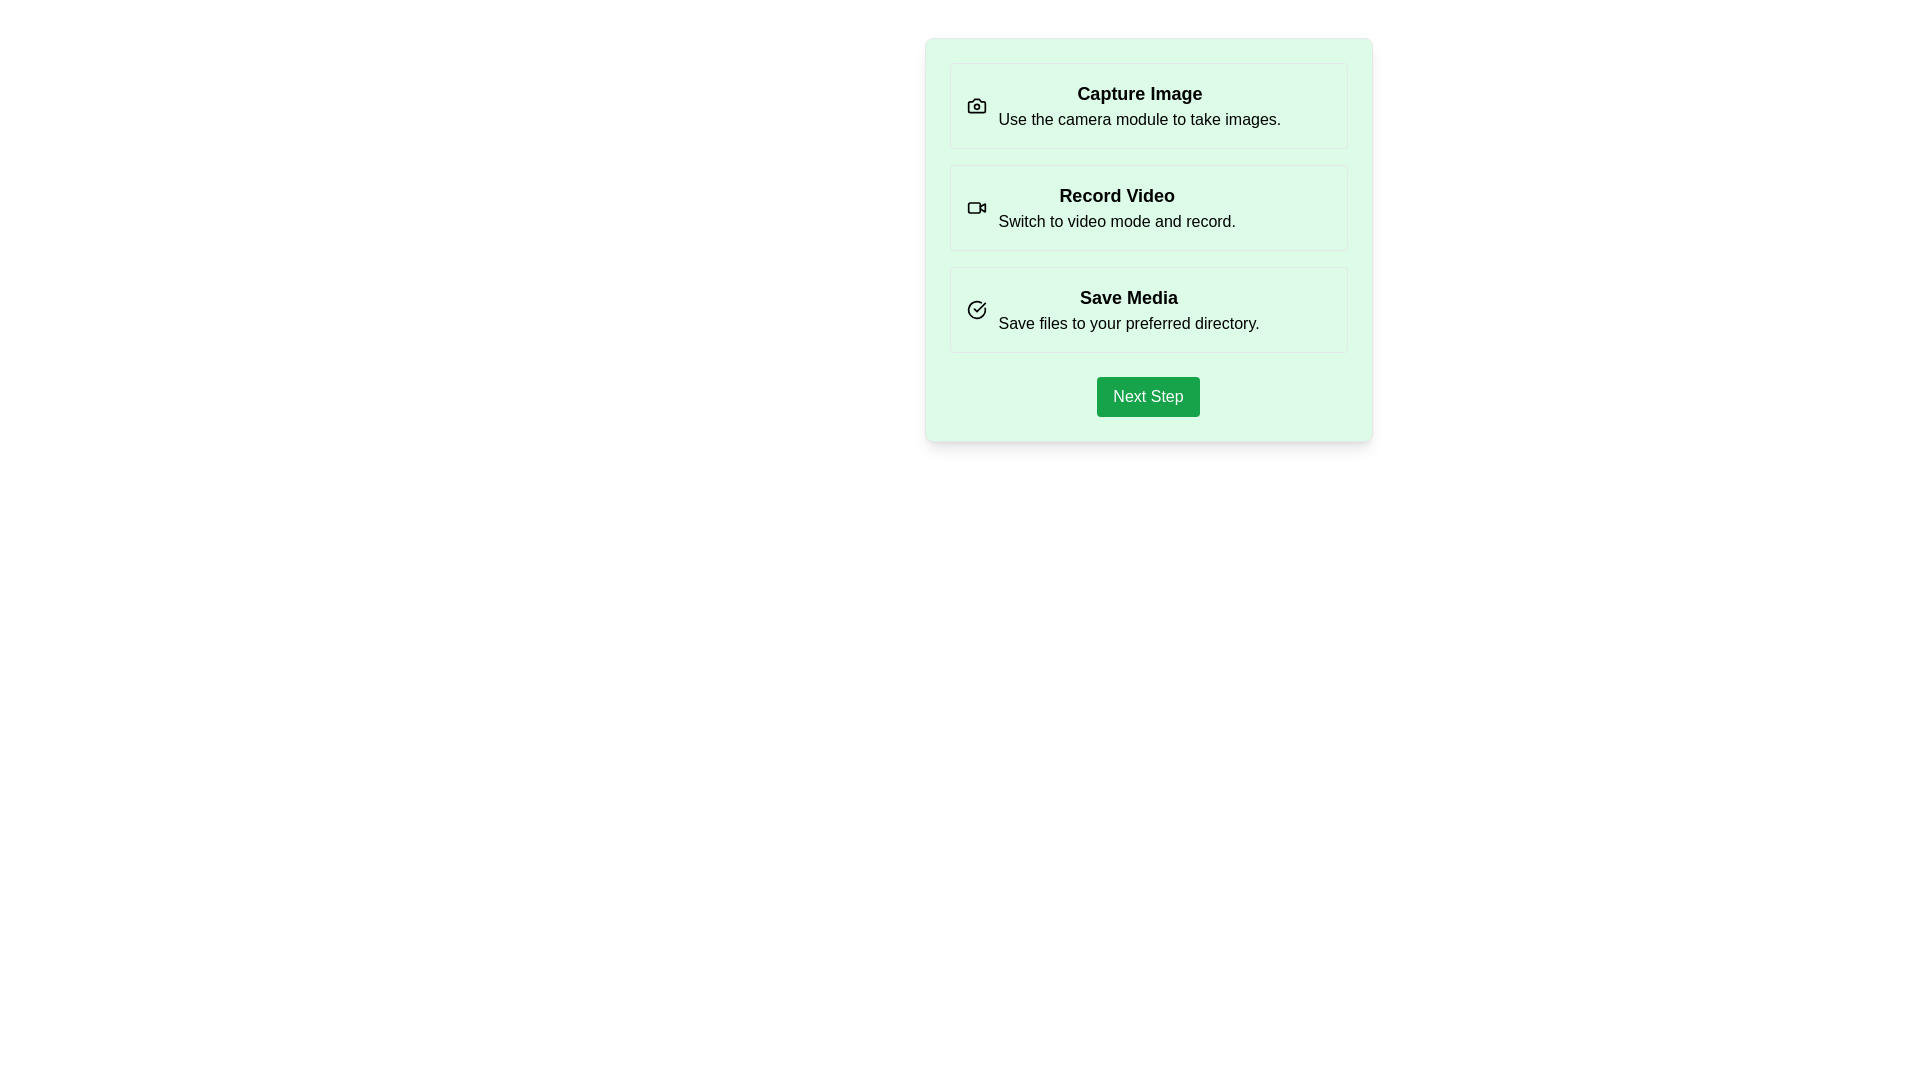 The image size is (1920, 1080). Describe the element at coordinates (976, 208) in the screenshot. I see `the video camera icon, which has a rectangular body and a triangular shape, located in the second row to the left of the 'Record Video' text` at that location.